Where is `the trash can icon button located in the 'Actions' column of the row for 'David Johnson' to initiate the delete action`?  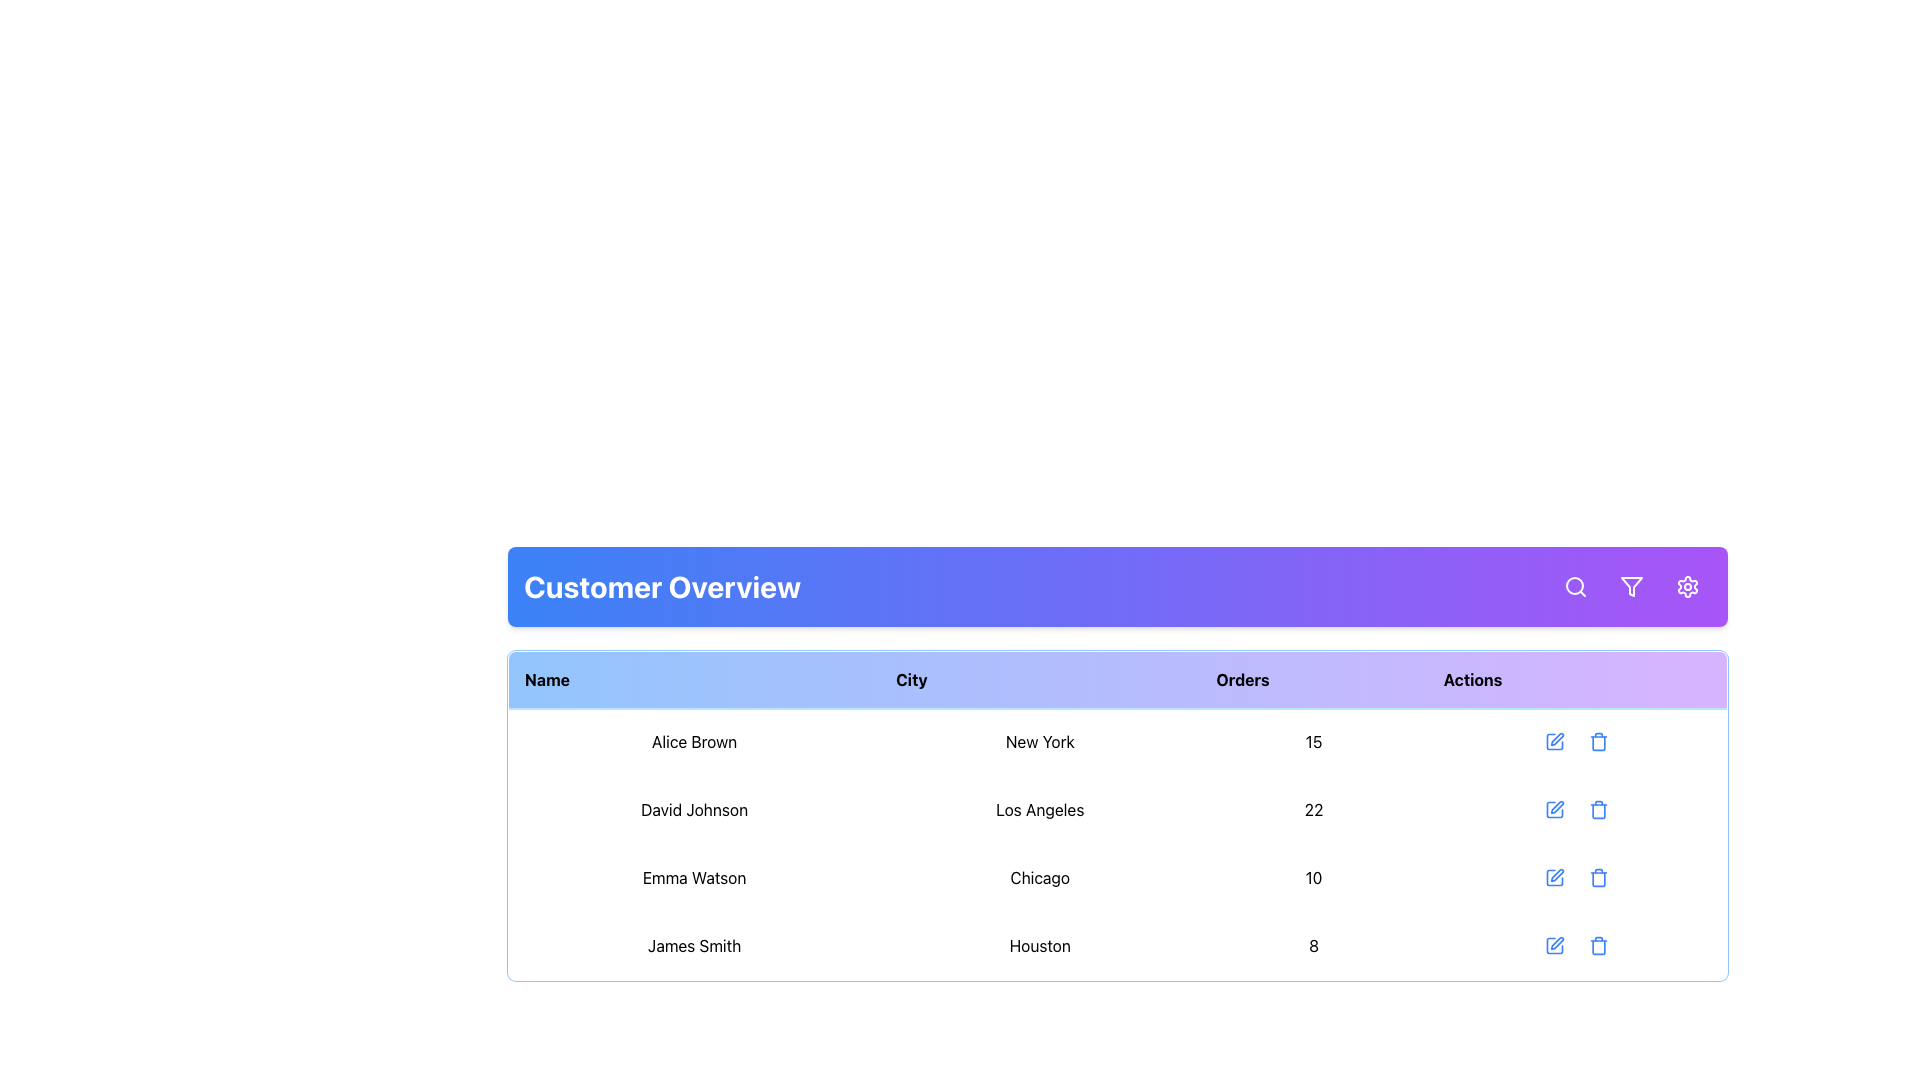 the trash can icon button located in the 'Actions' column of the row for 'David Johnson' to initiate the delete action is located at coordinates (1598, 810).